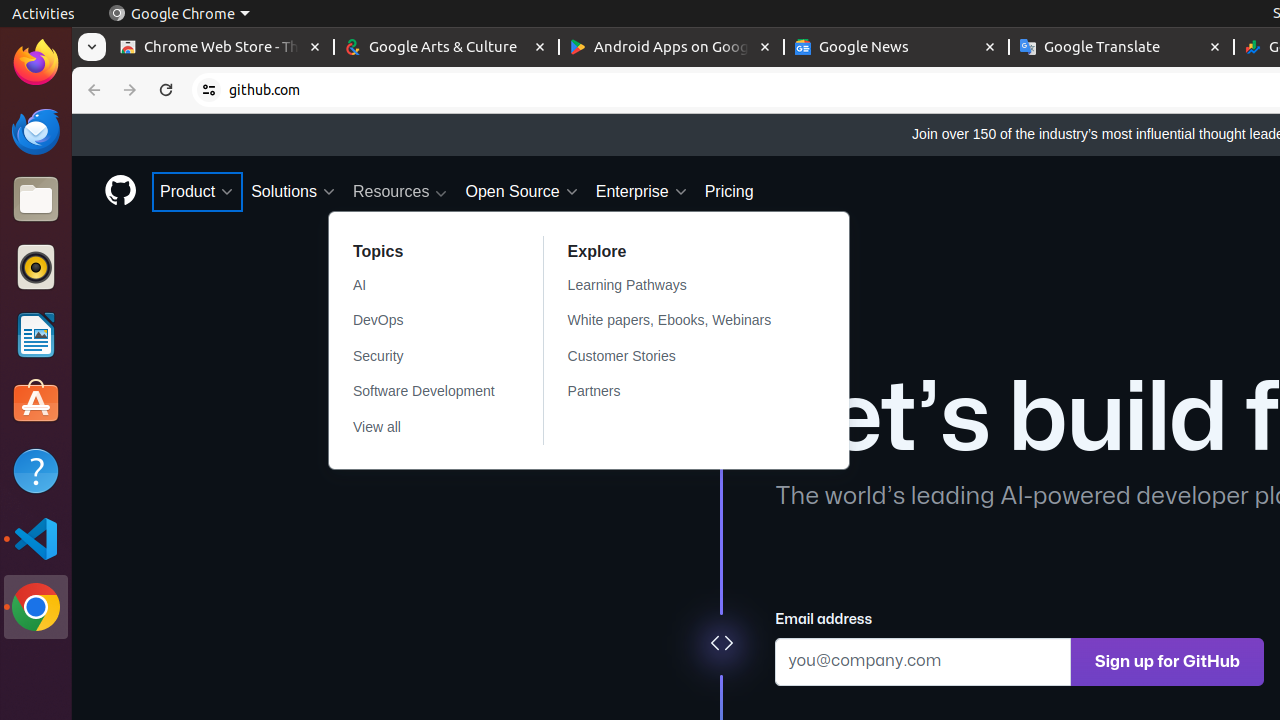 Image resolution: width=1280 pixels, height=720 pixels. What do you see at coordinates (1167, 661) in the screenshot?
I see `'Sign up for GitHub'` at bounding box center [1167, 661].